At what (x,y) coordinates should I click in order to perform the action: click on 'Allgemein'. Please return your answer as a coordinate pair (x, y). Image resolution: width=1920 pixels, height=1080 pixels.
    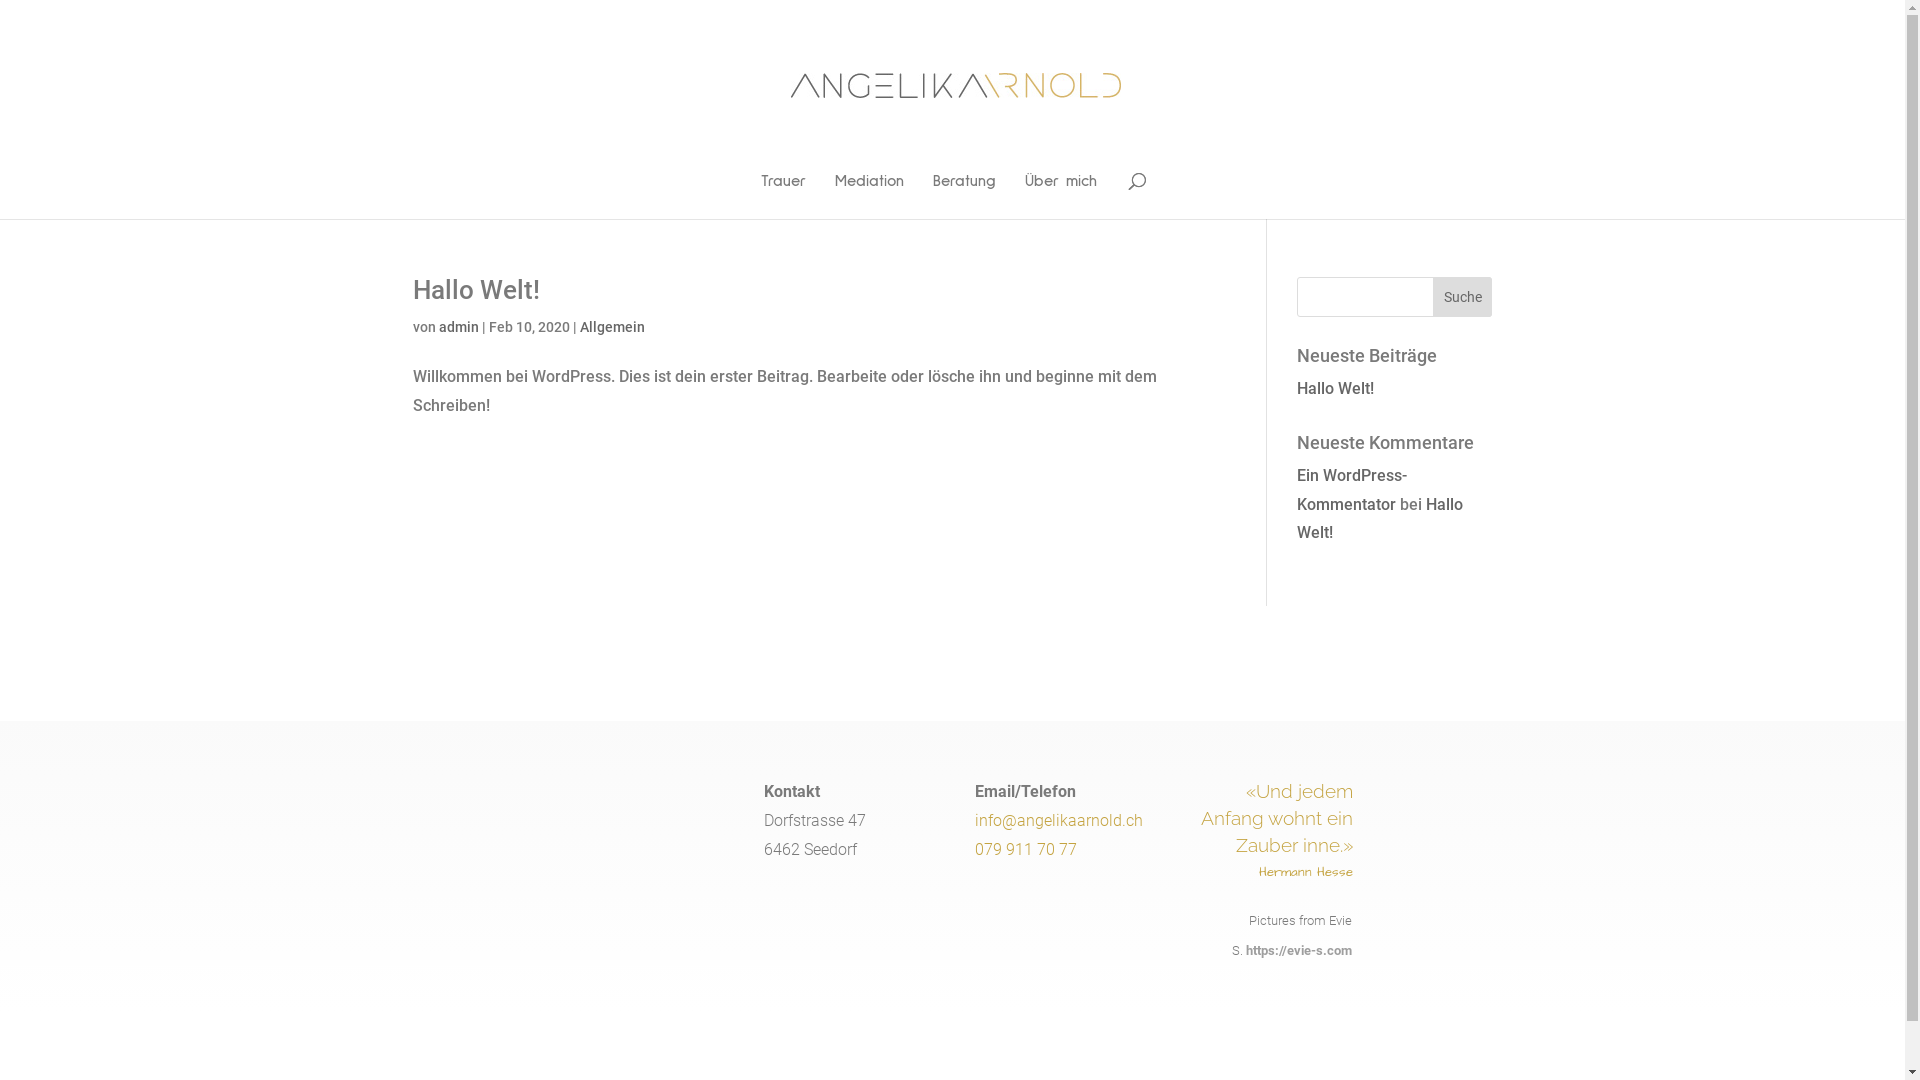
    Looking at the image, I should click on (579, 326).